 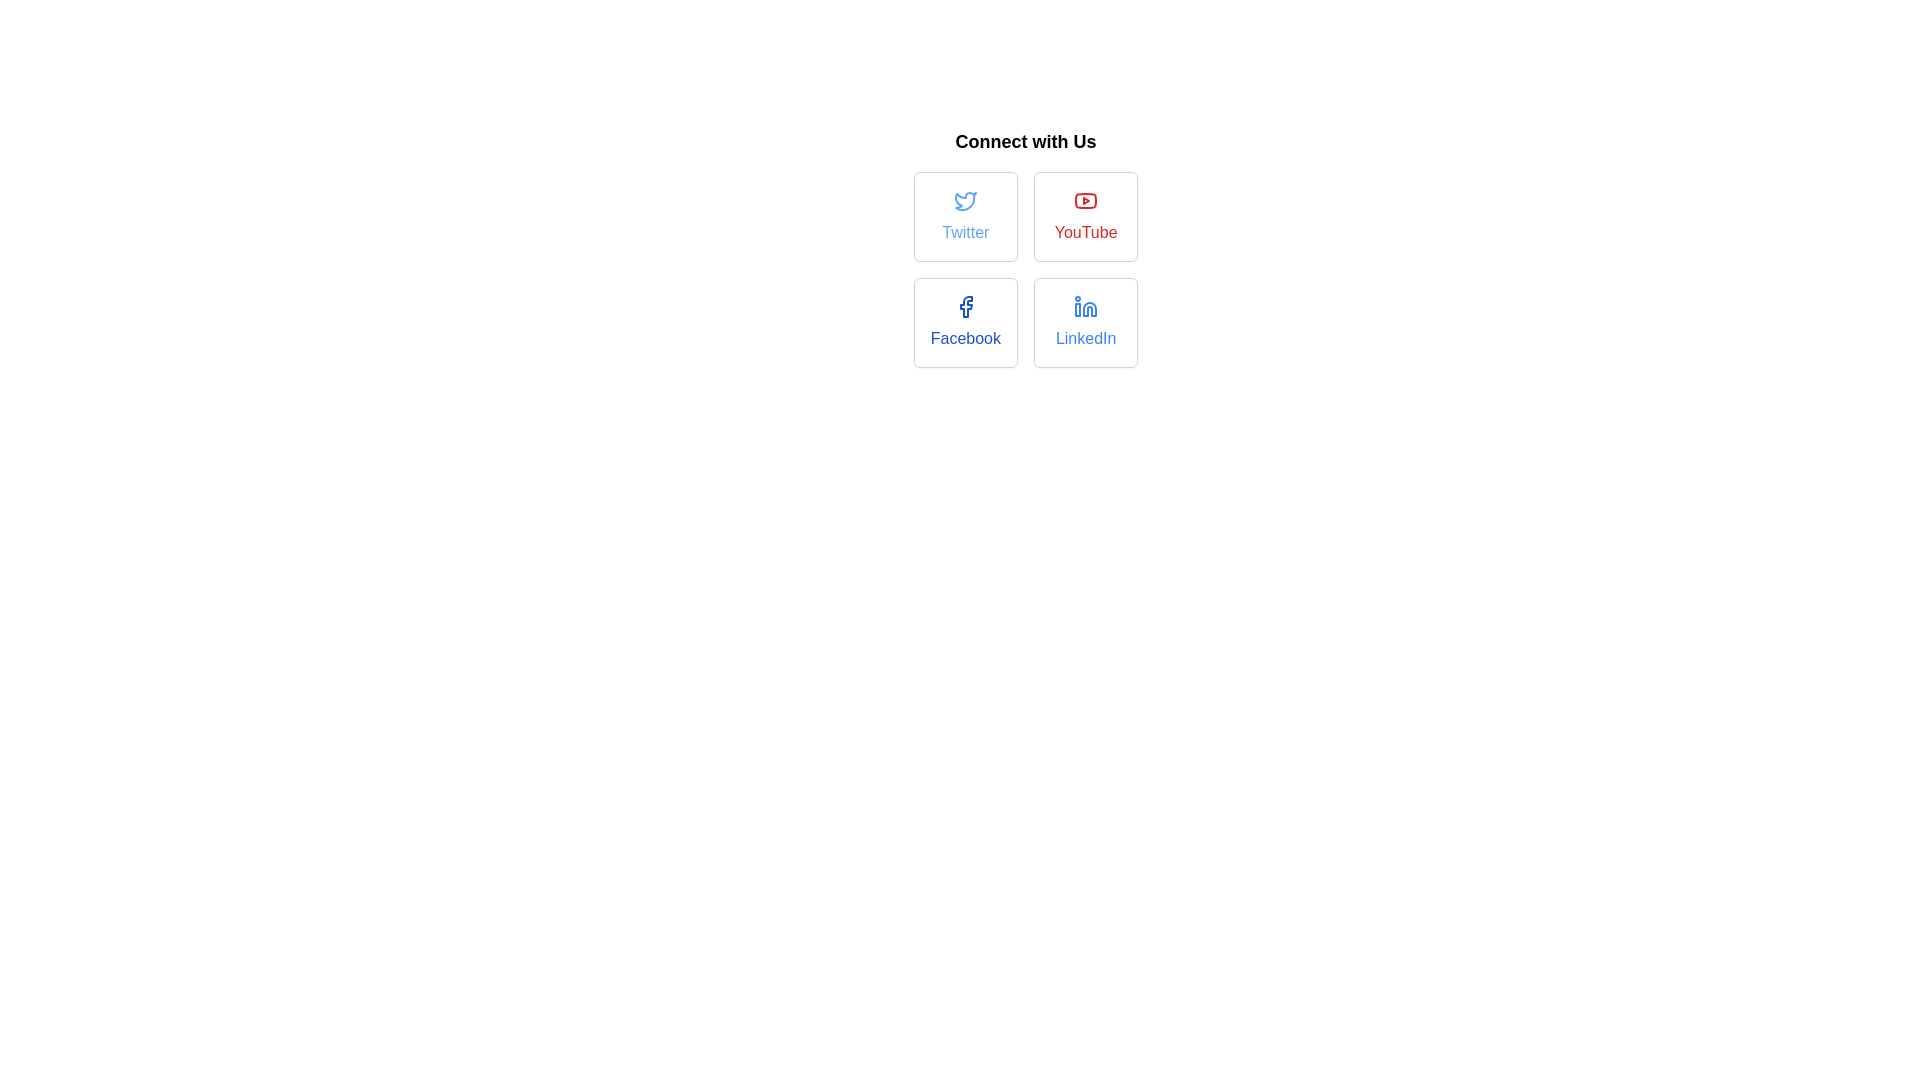 What do you see at coordinates (1085, 216) in the screenshot?
I see `the YouTube button, which is the second button in the first row of a 2x2 grid` at bounding box center [1085, 216].